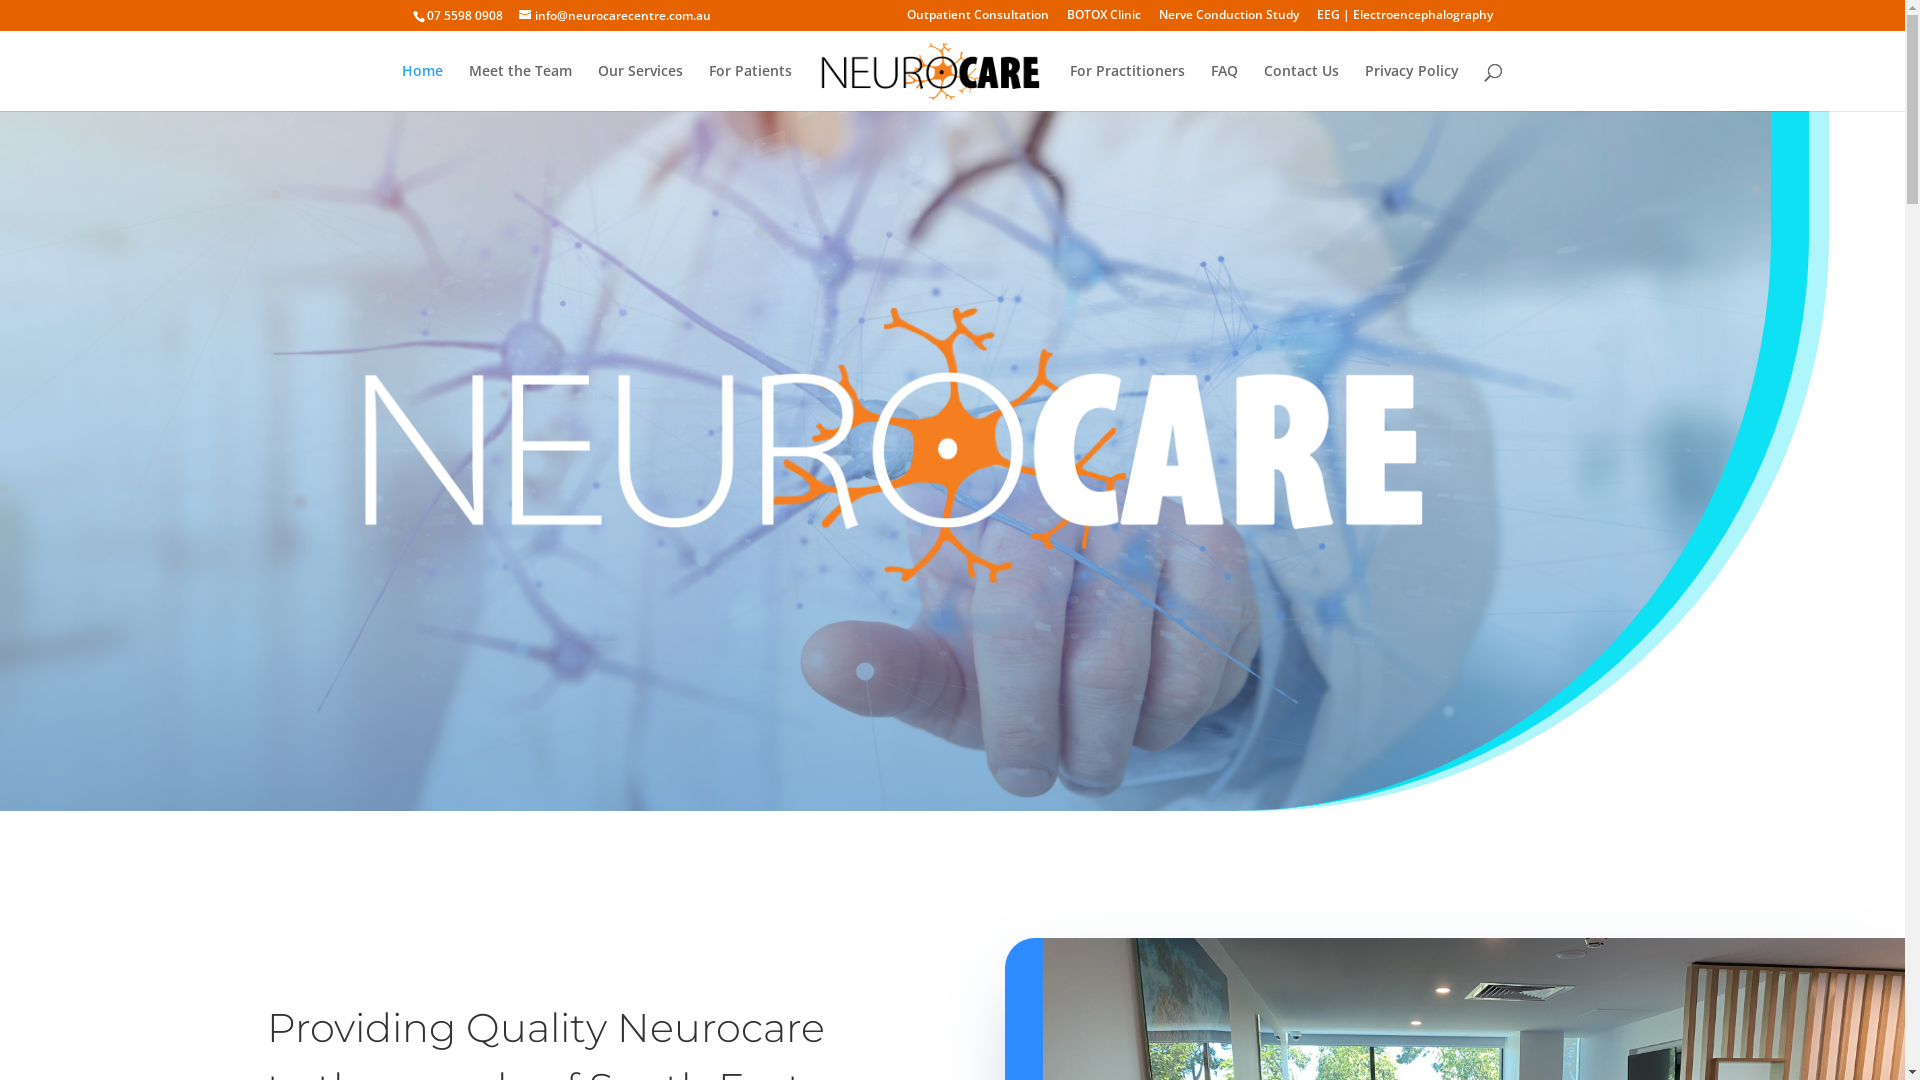 The width and height of the screenshot is (1920, 1080). I want to click on 'Our Services', so click(640, 86).